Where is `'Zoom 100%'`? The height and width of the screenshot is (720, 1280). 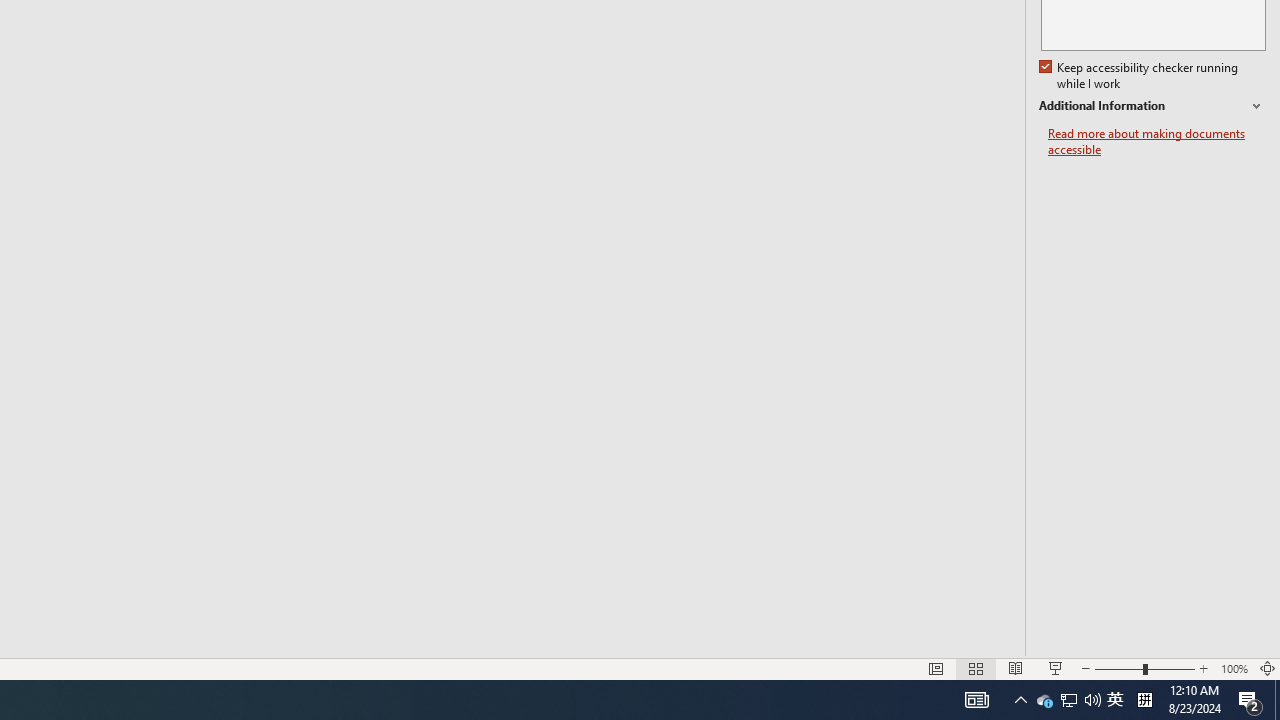 'Zoom 100%' is located at coordinates (1233, 669).